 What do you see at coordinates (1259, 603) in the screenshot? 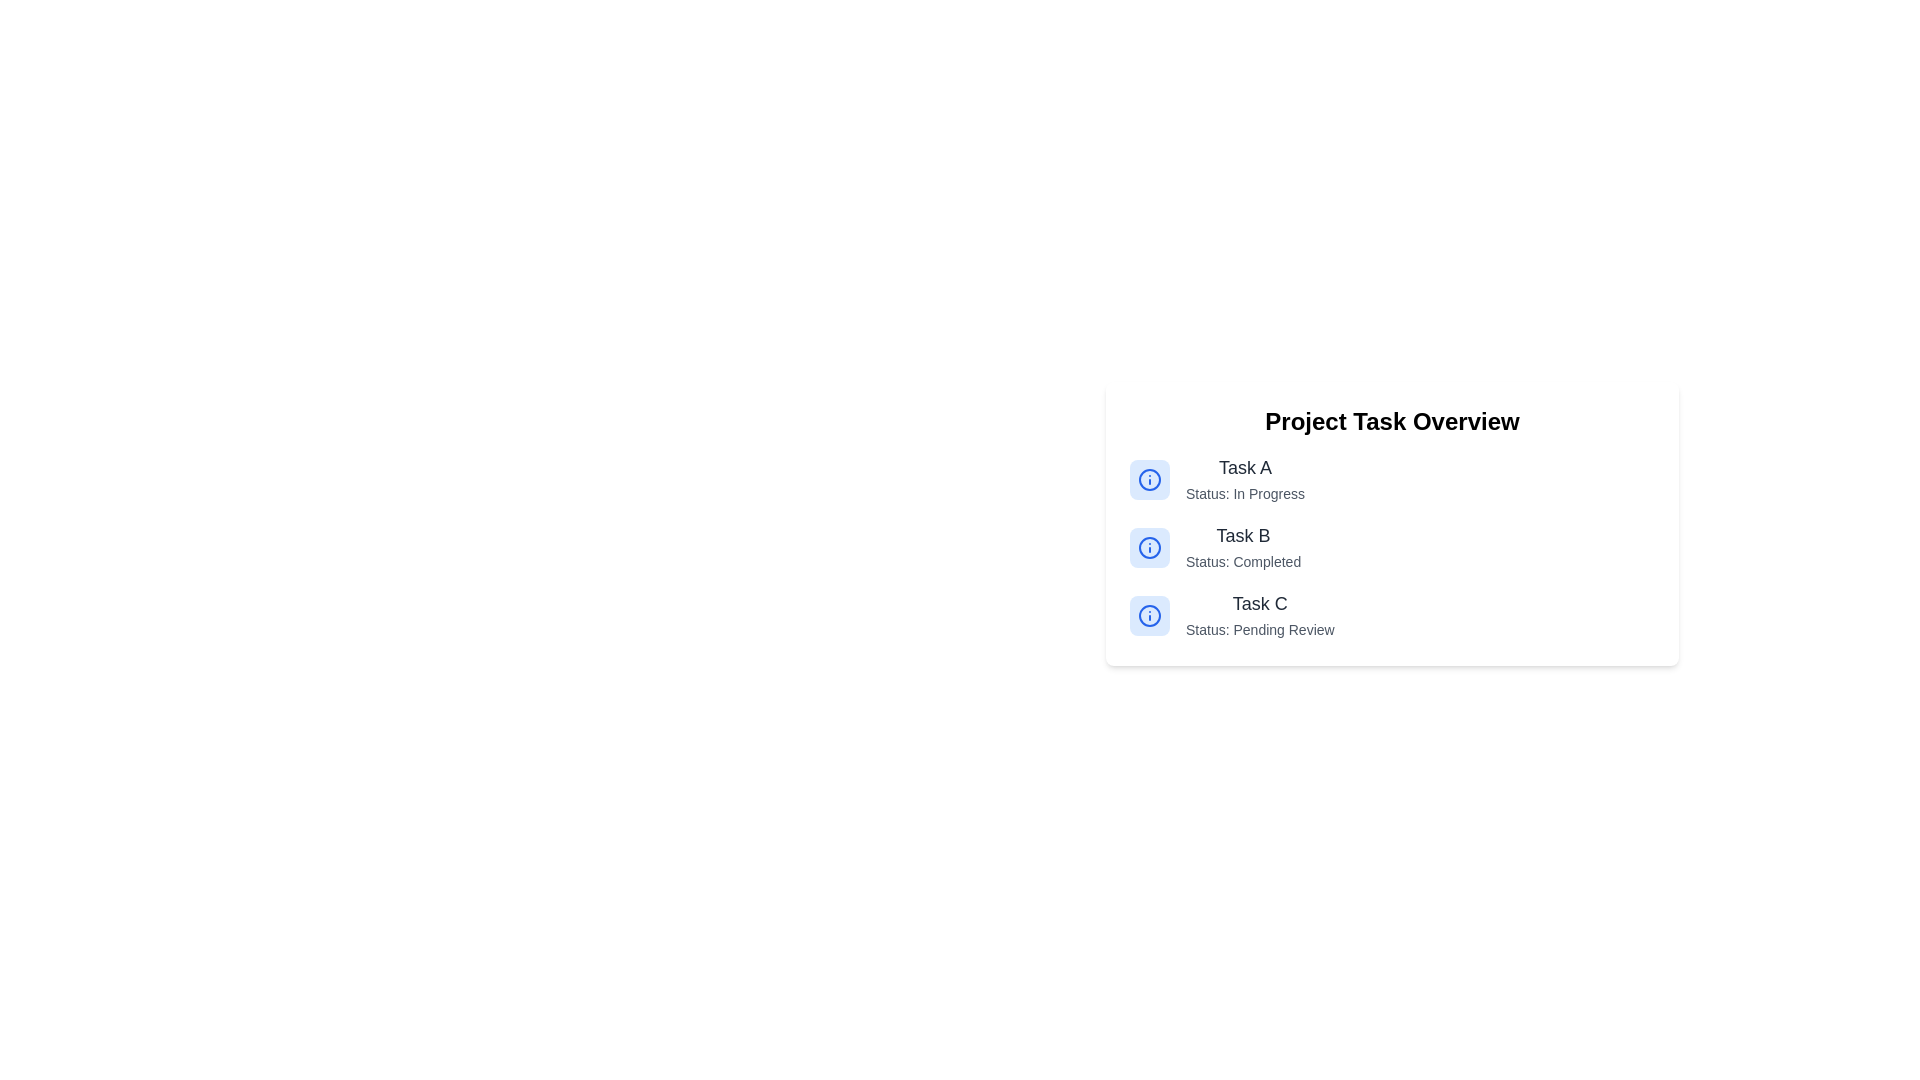
I see `the static text label that identifies the task, located below 'Task B' and above 'Status: Pending Review' in the task overview interface` at bounding box center [1259, 603].